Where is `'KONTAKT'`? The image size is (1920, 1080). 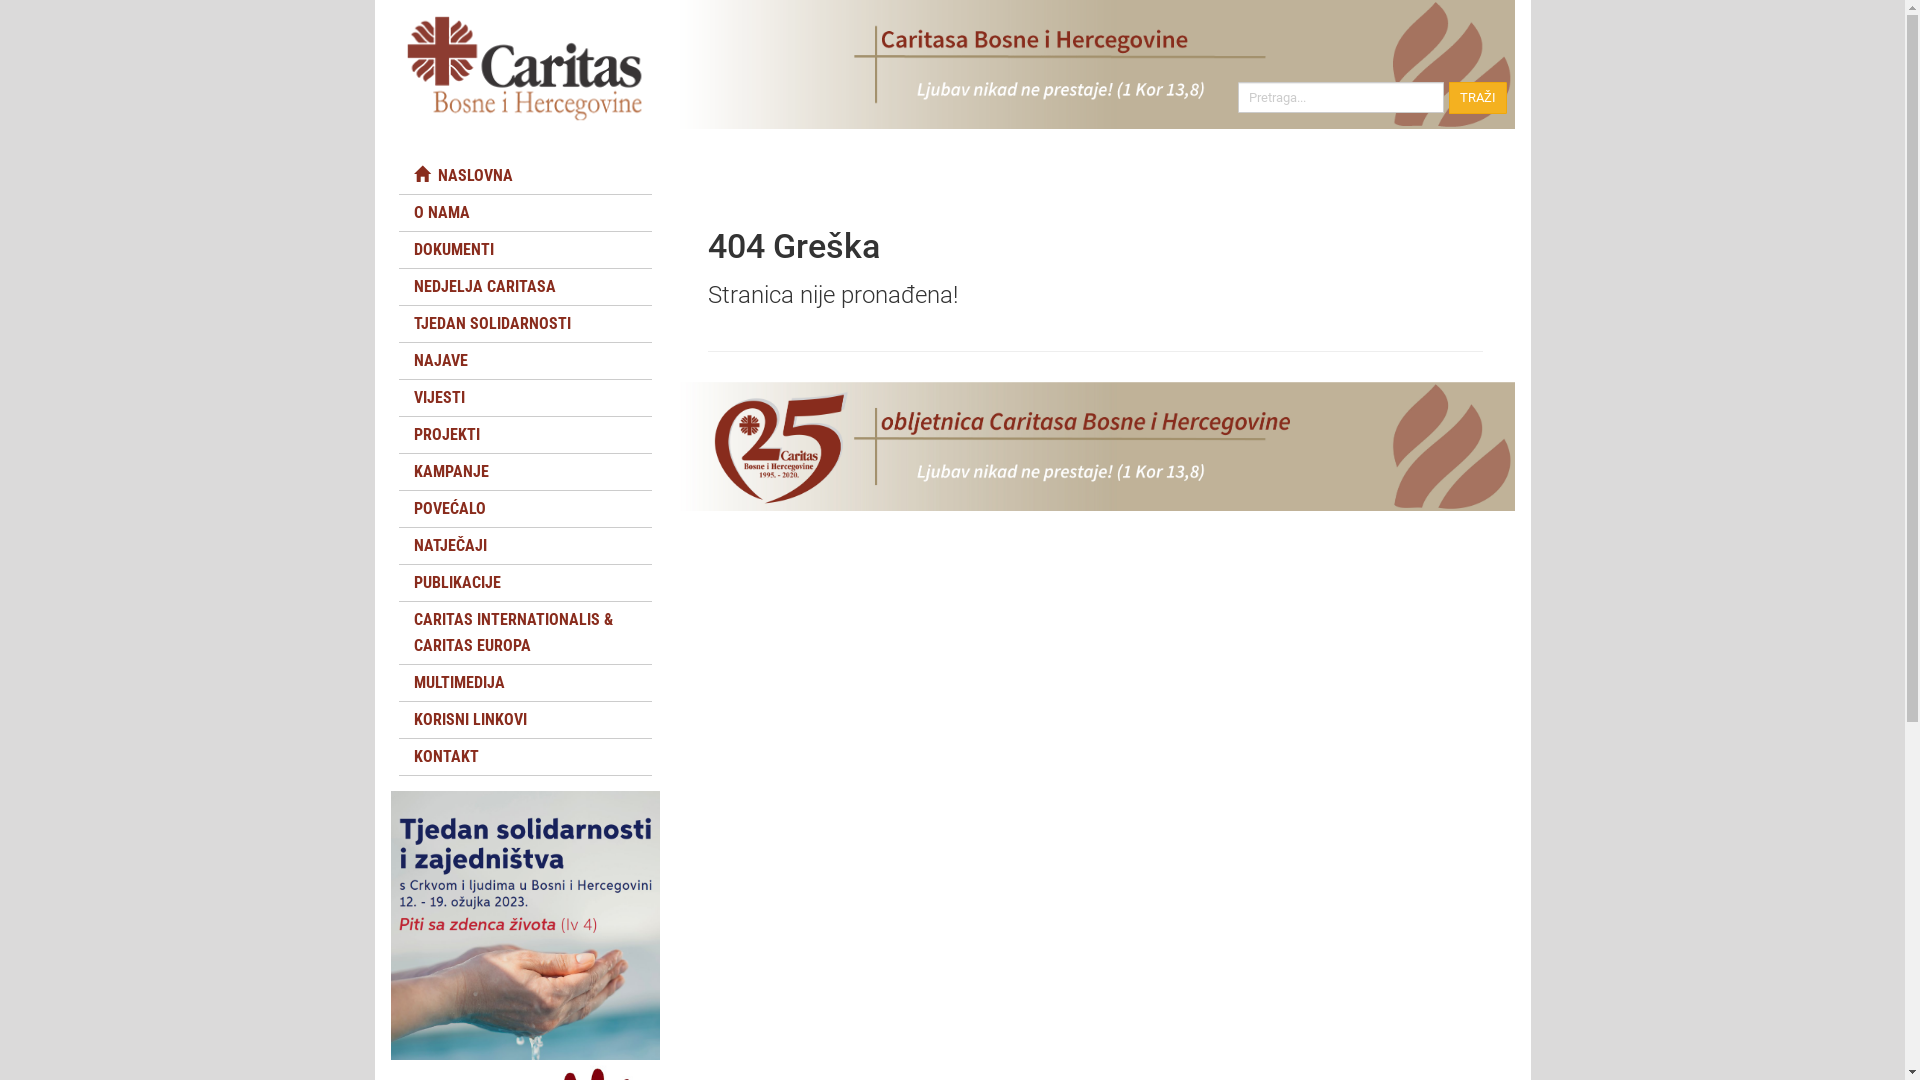
'KONTAKT' is located at coordinates (524, 756).